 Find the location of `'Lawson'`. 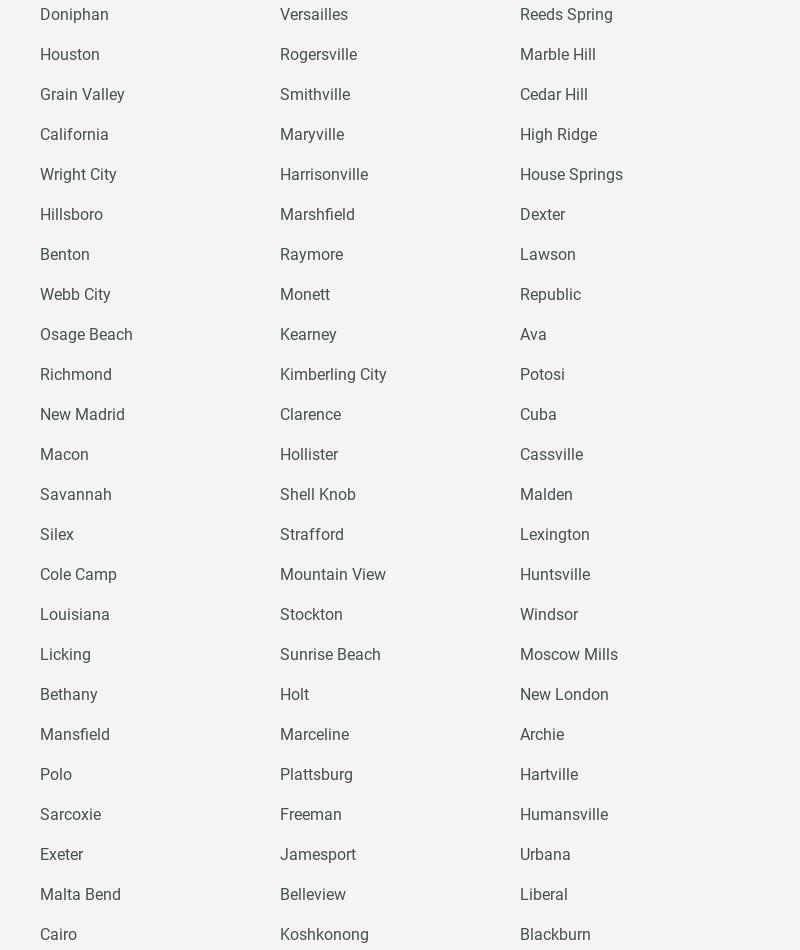

'Lawson' is located at coordinates (547, 253).